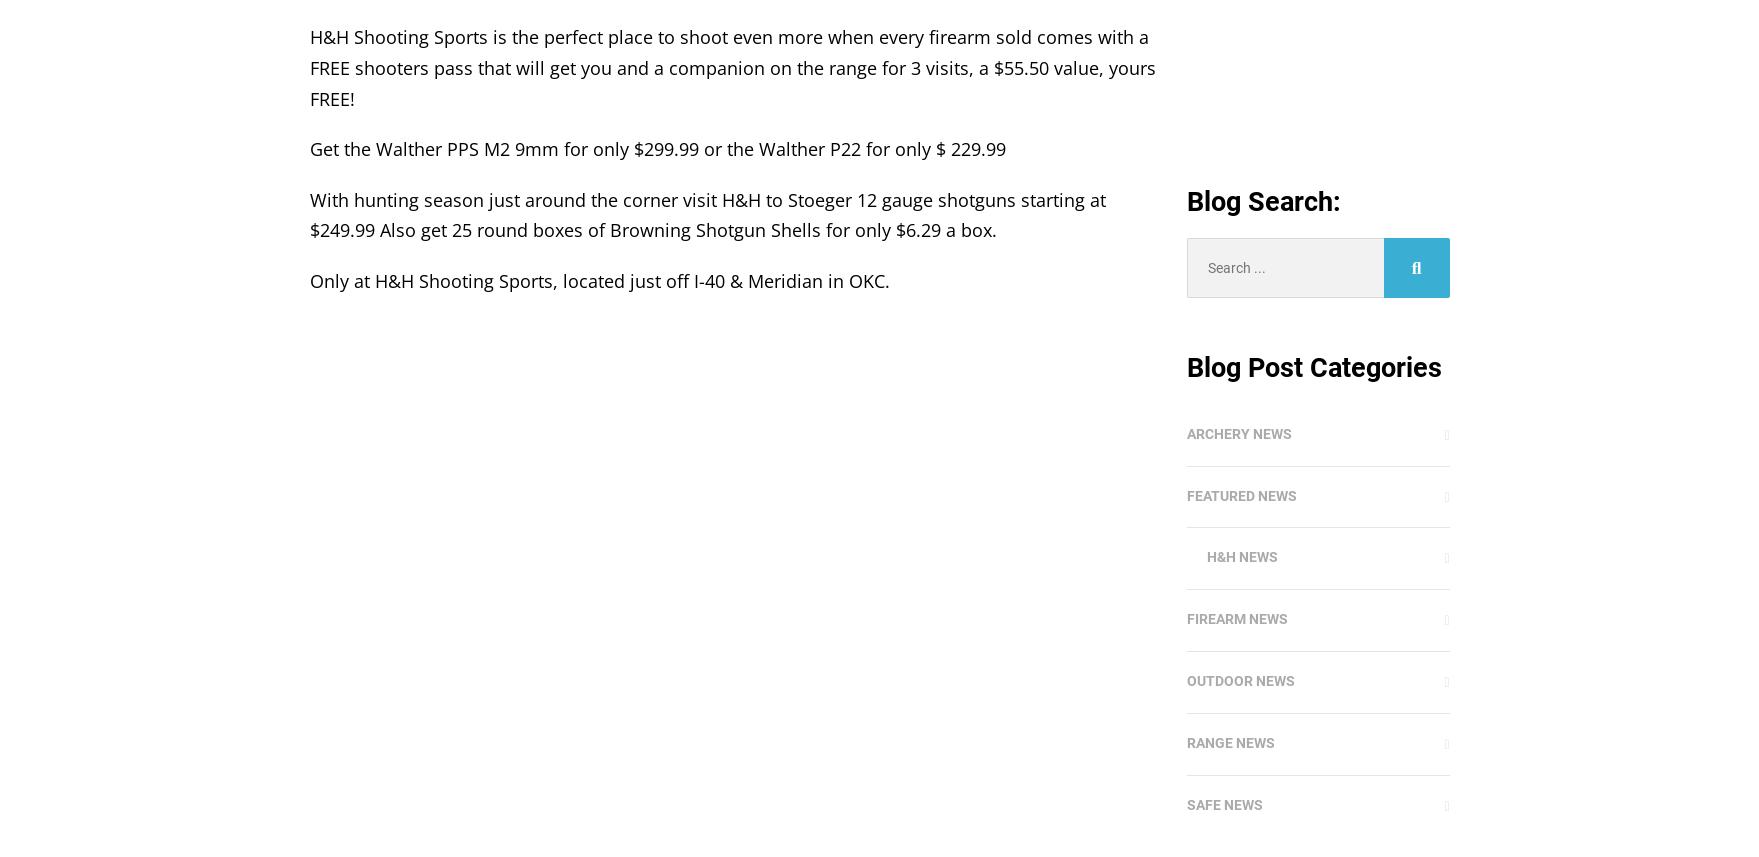 The image size is (1759, 857). Describe the element at coordinates (1236, 618) in the screenshot. I see `'Firearm News'` at that location.